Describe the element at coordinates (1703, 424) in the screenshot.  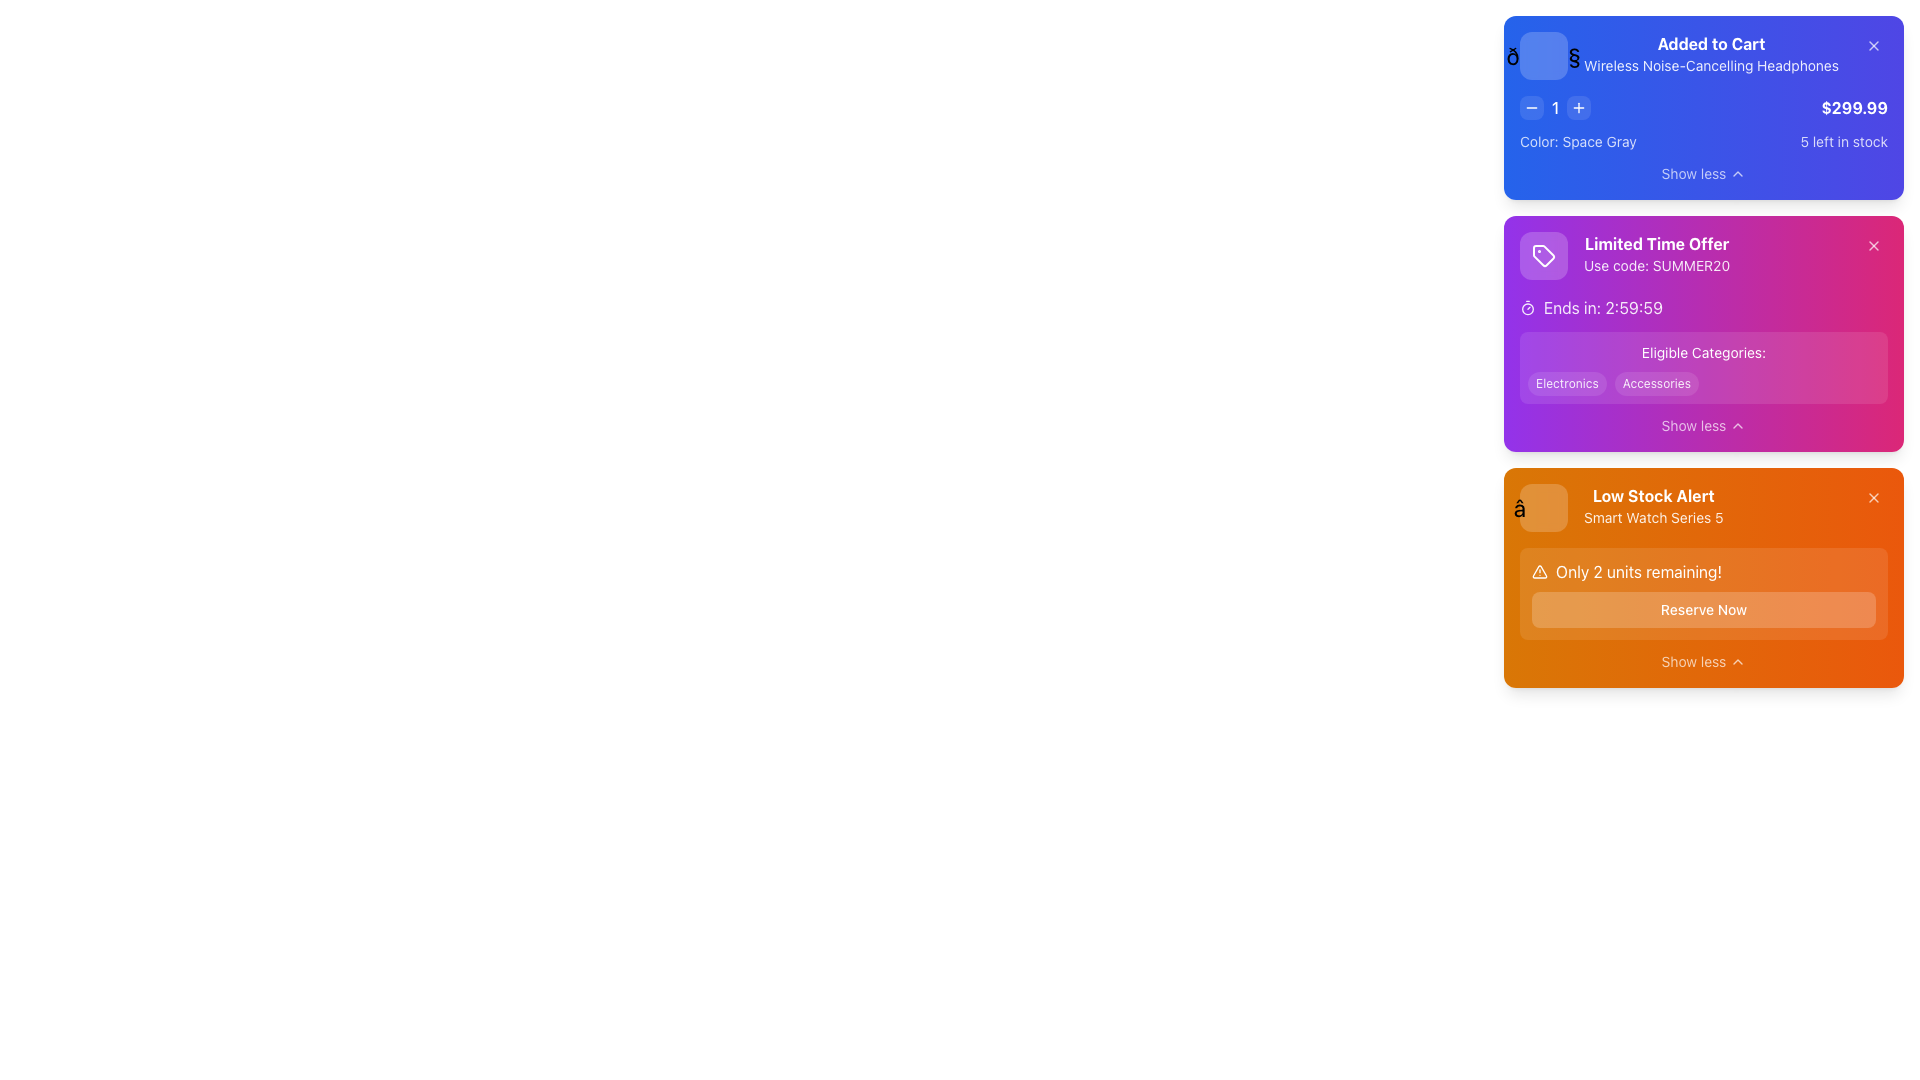
I see `the 'Show less' button, which is styled with a gradient background transitioning from purple to pink and contains white text and an upward-facing chevron icon, to change its appearance` at that location.